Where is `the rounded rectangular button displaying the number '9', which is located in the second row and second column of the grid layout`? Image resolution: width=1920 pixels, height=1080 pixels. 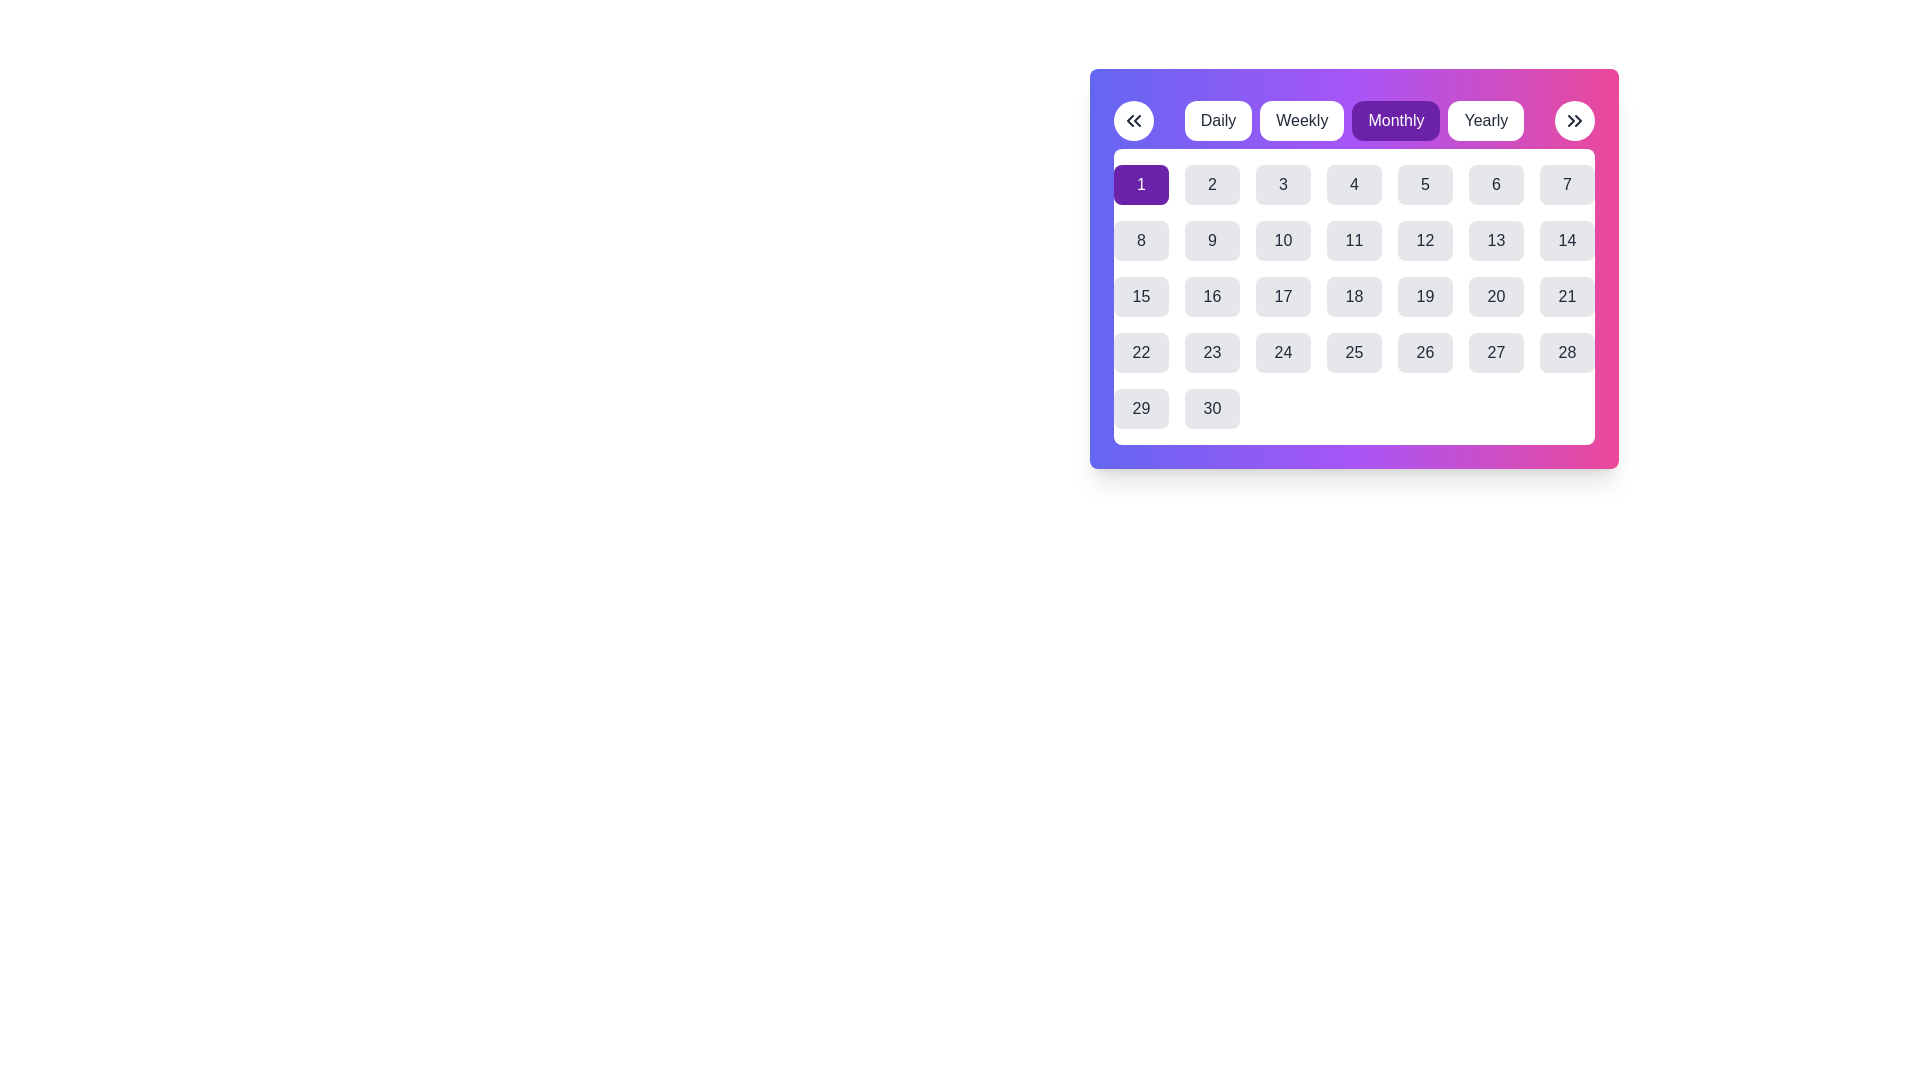 the rounded rectangular button displaying the number '9', which is located in the second row and second column of the grid layout is located at coordinates (1211, 239).